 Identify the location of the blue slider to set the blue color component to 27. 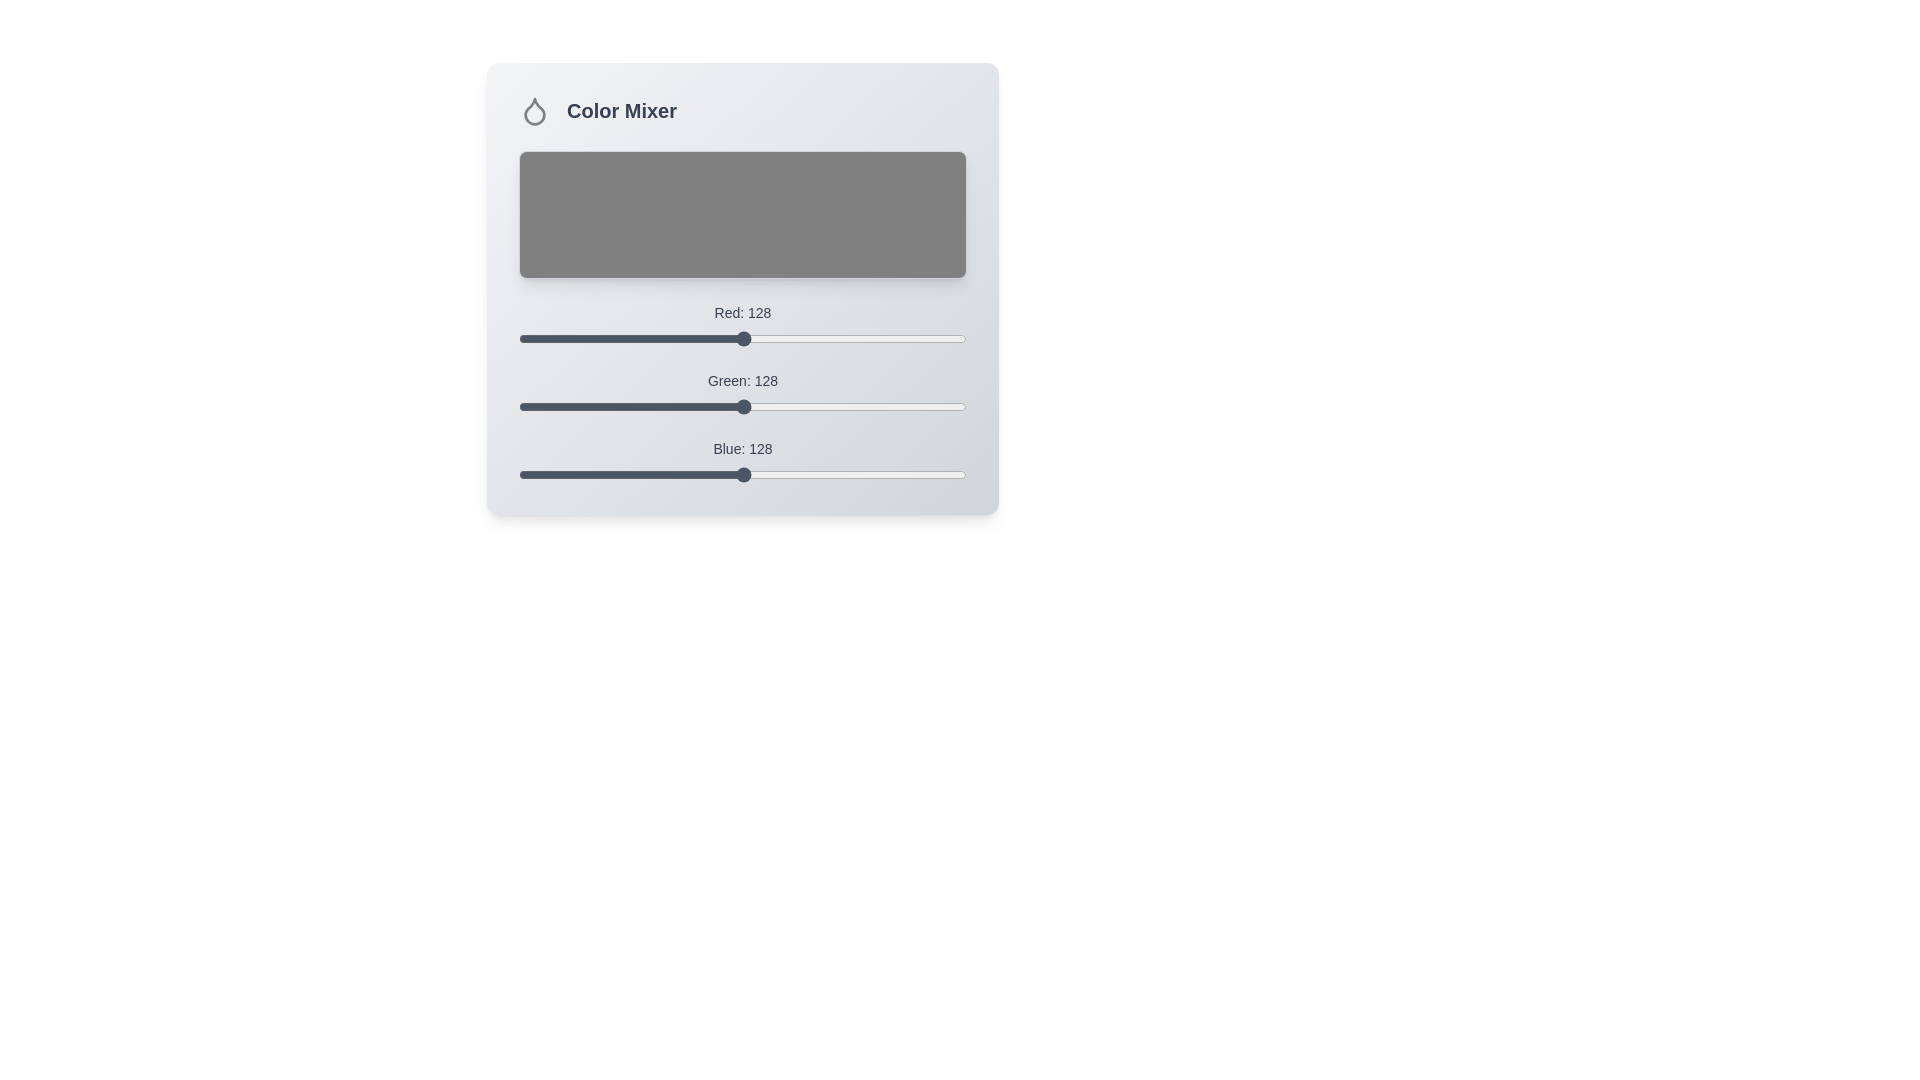
(565, 474).